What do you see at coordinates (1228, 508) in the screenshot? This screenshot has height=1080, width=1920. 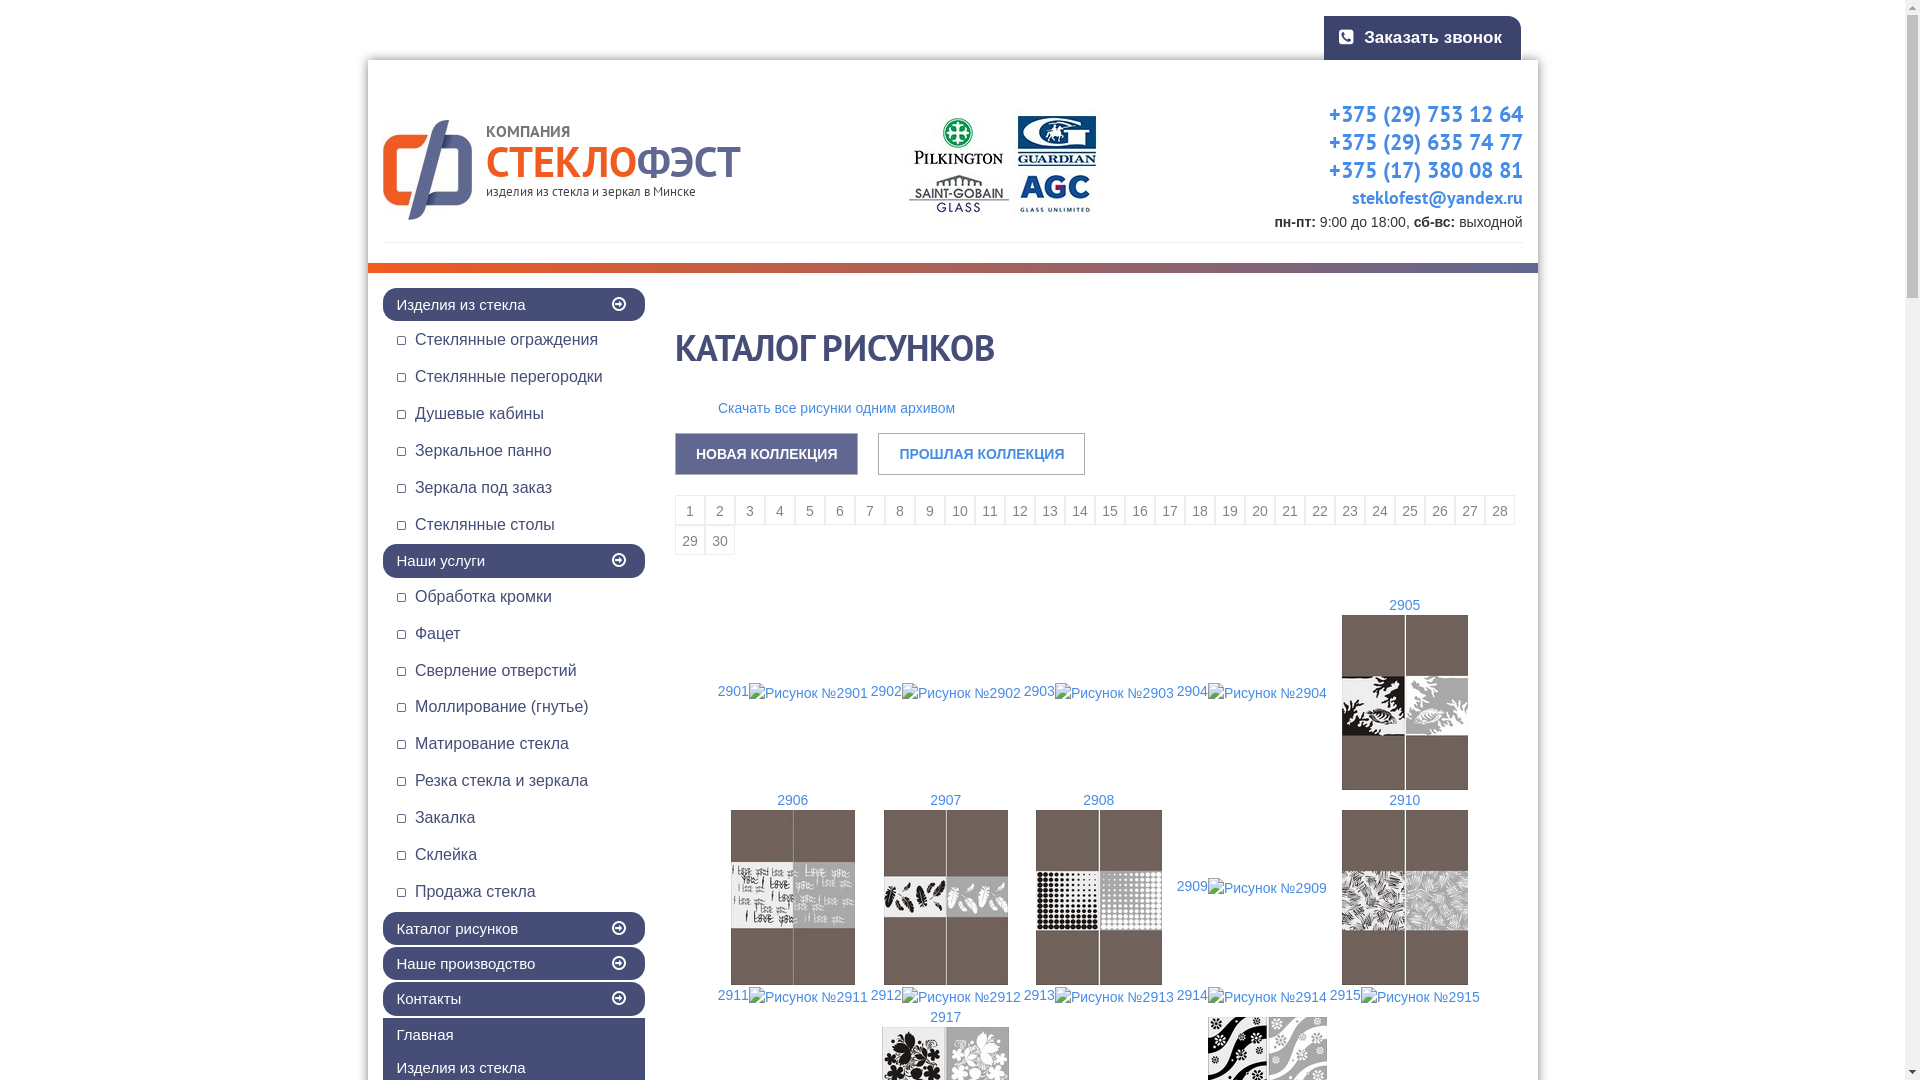 I see `'19'` at bounding box center [1228, 508].